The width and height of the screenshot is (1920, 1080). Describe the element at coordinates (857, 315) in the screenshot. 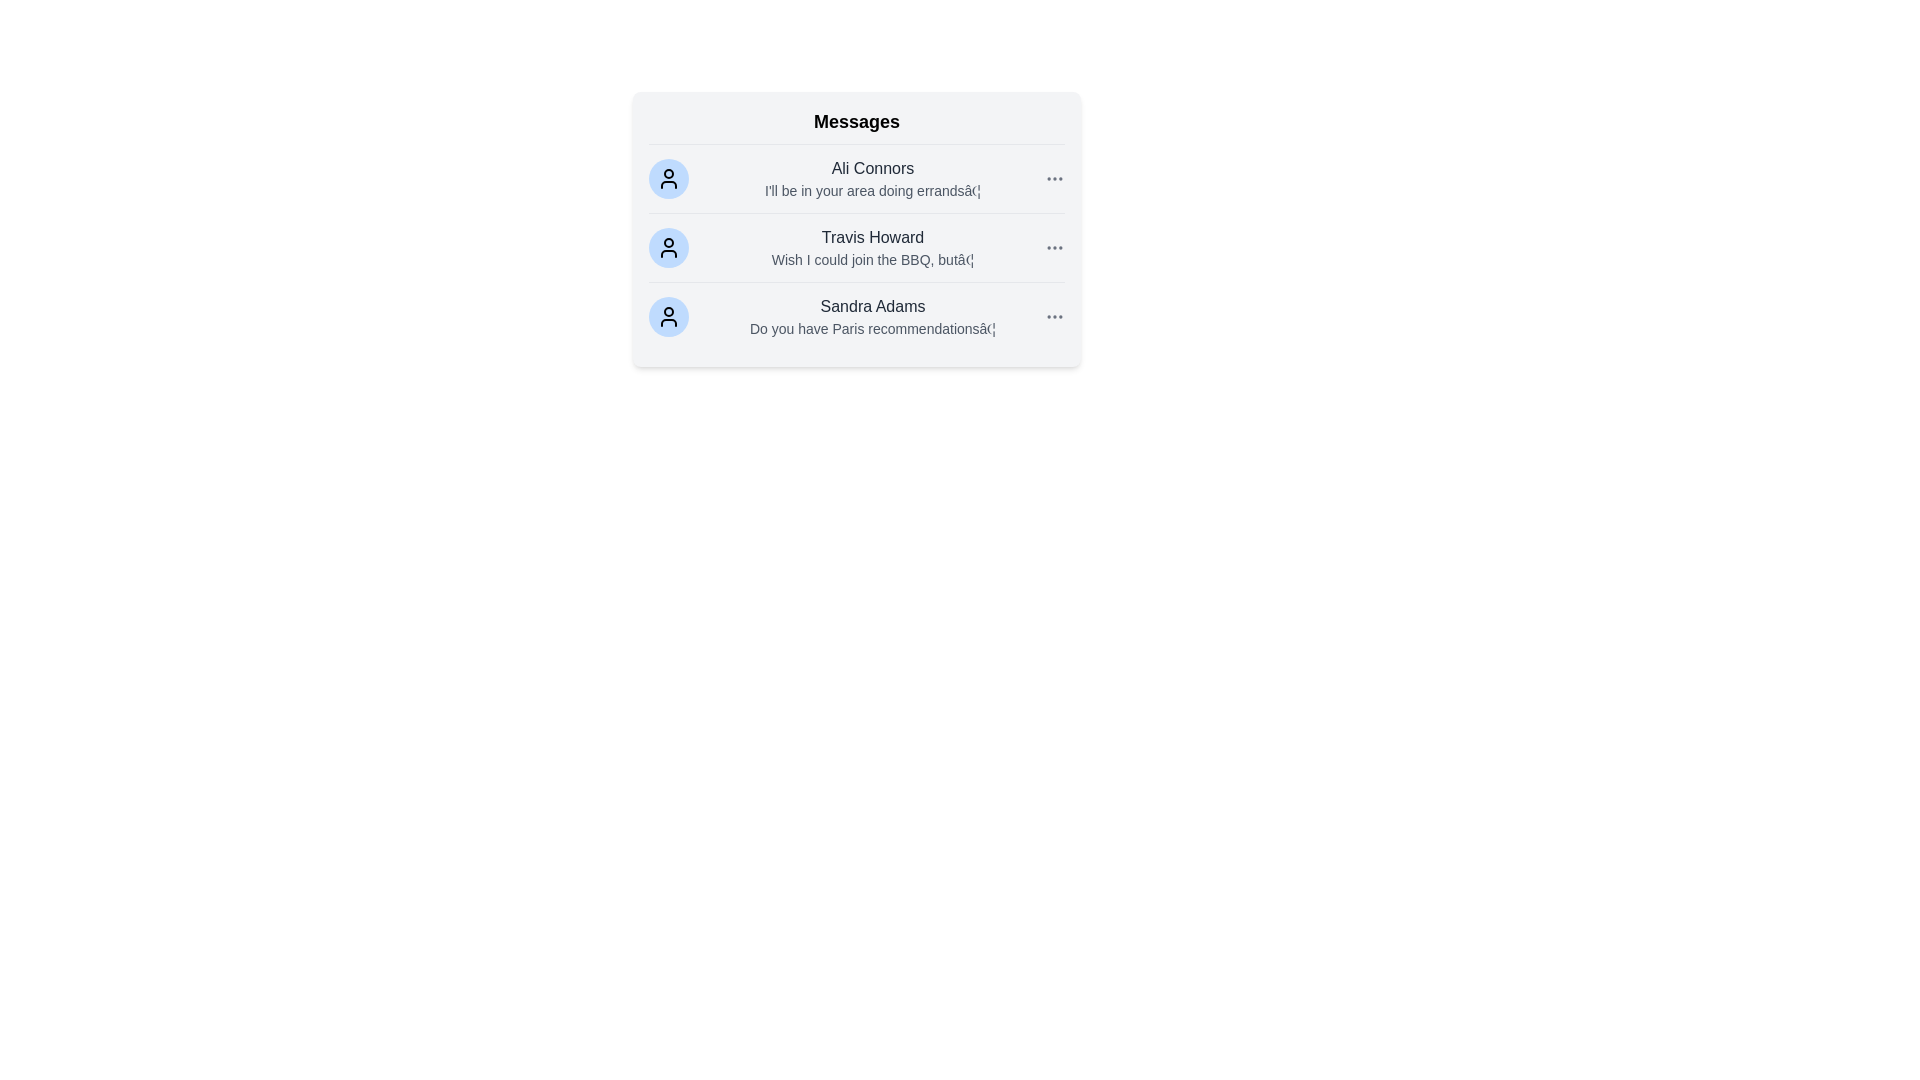

I see `the third list item` at that location.